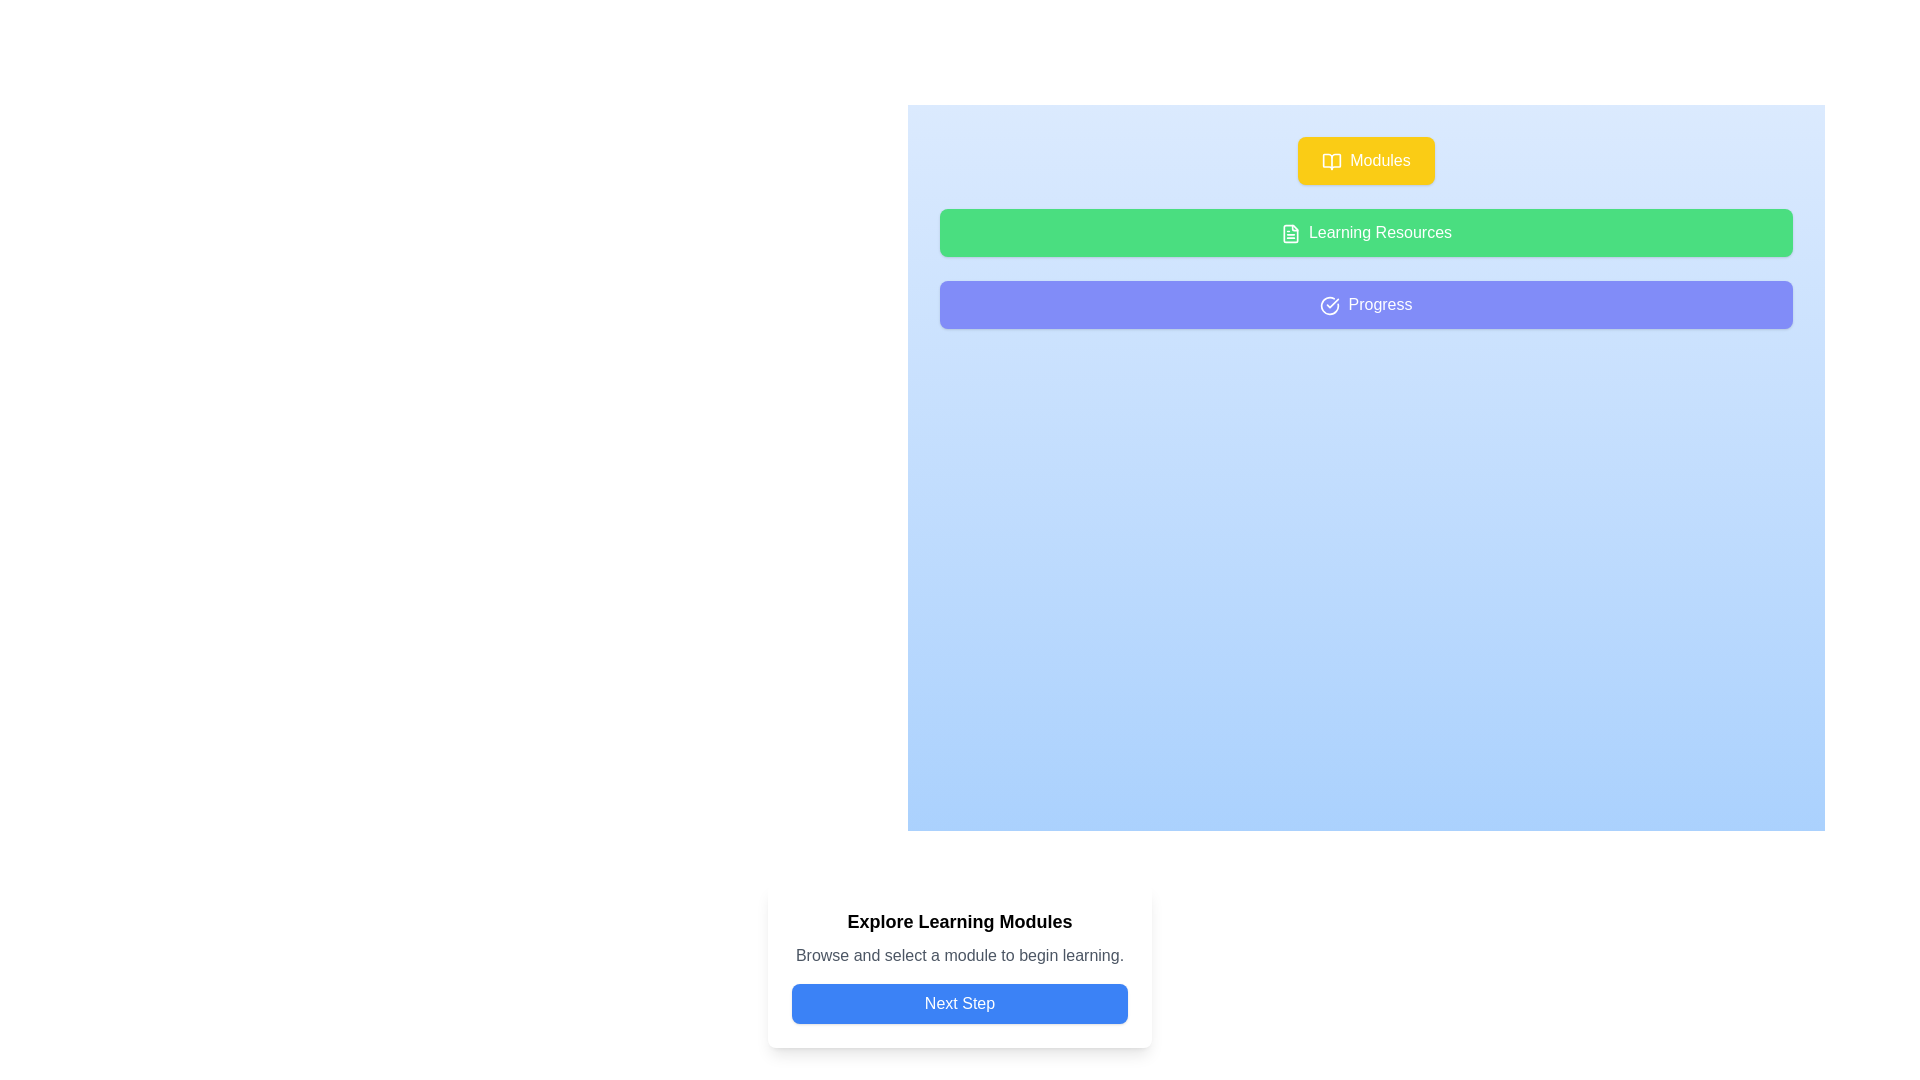 This screenshot has height=1080, width=1920. Describe the element at coordinates (1290, 232) in the screenshot. I see `the small decorative icon located` at that location.